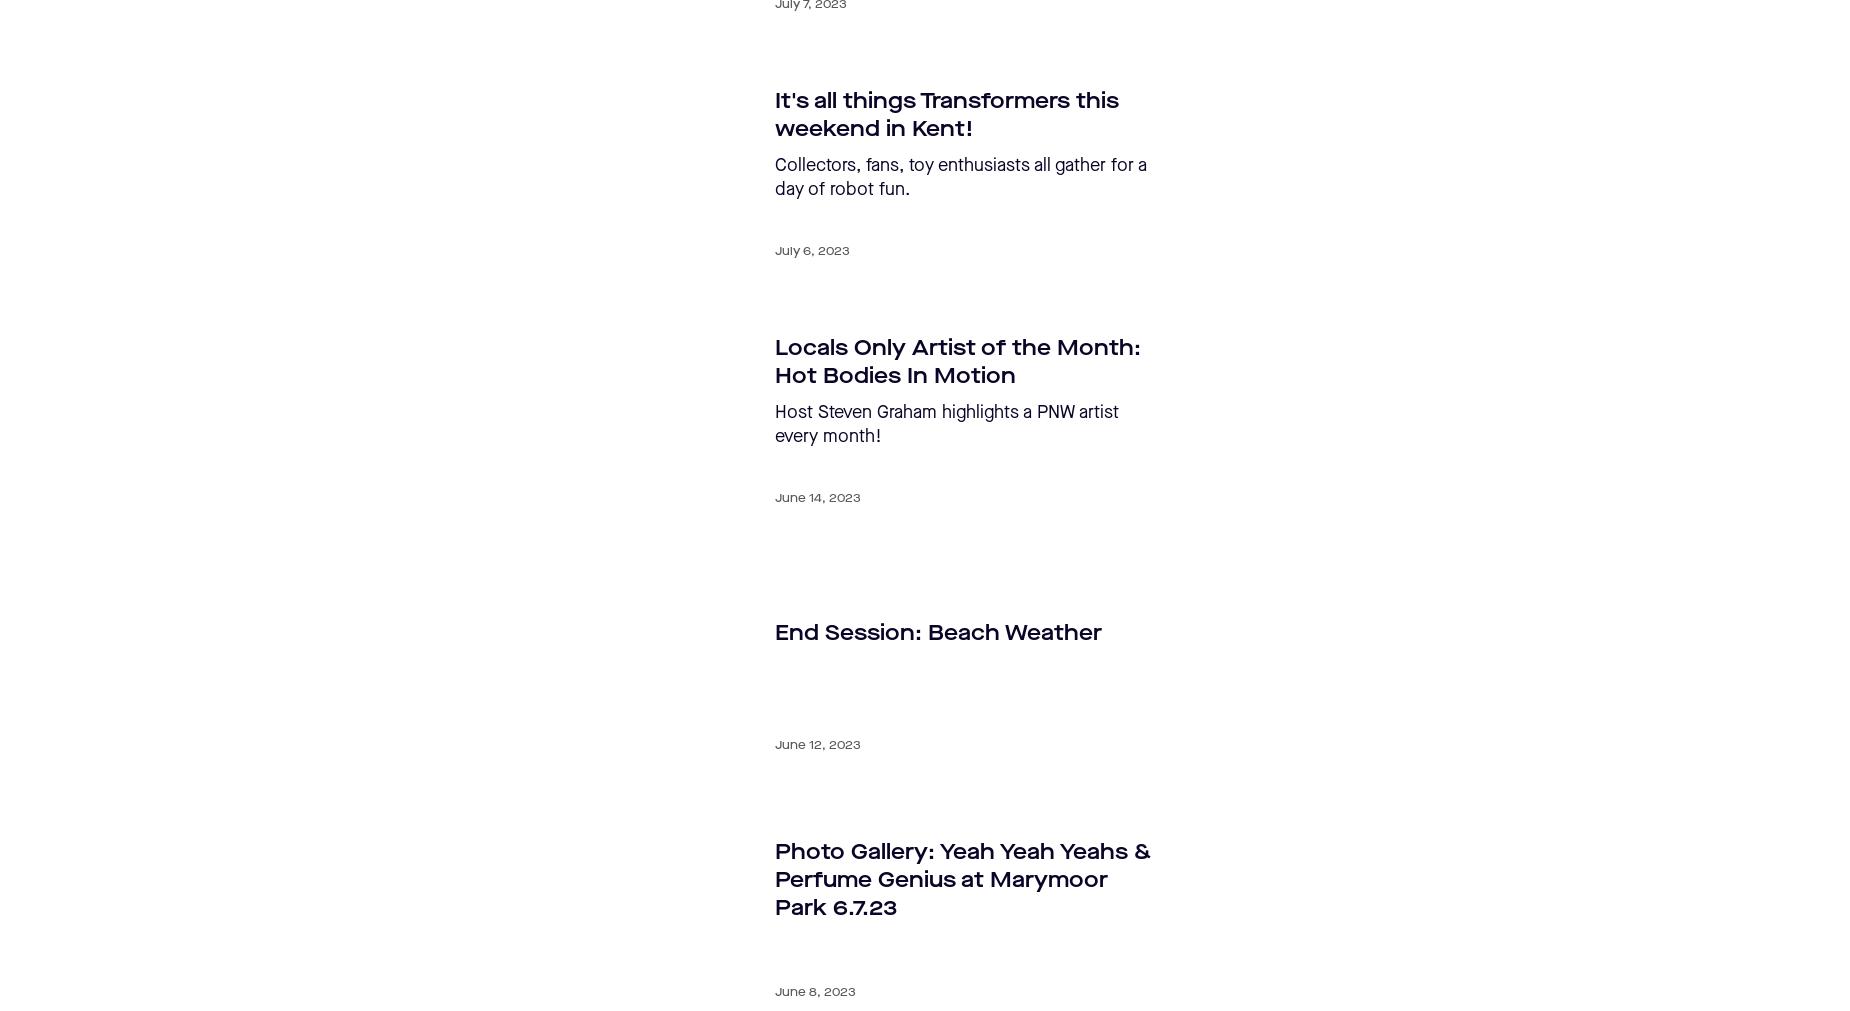  Describe the element at coordinates (812, 251) in the screenshot. I see `'July 6, 2023'` at that location.